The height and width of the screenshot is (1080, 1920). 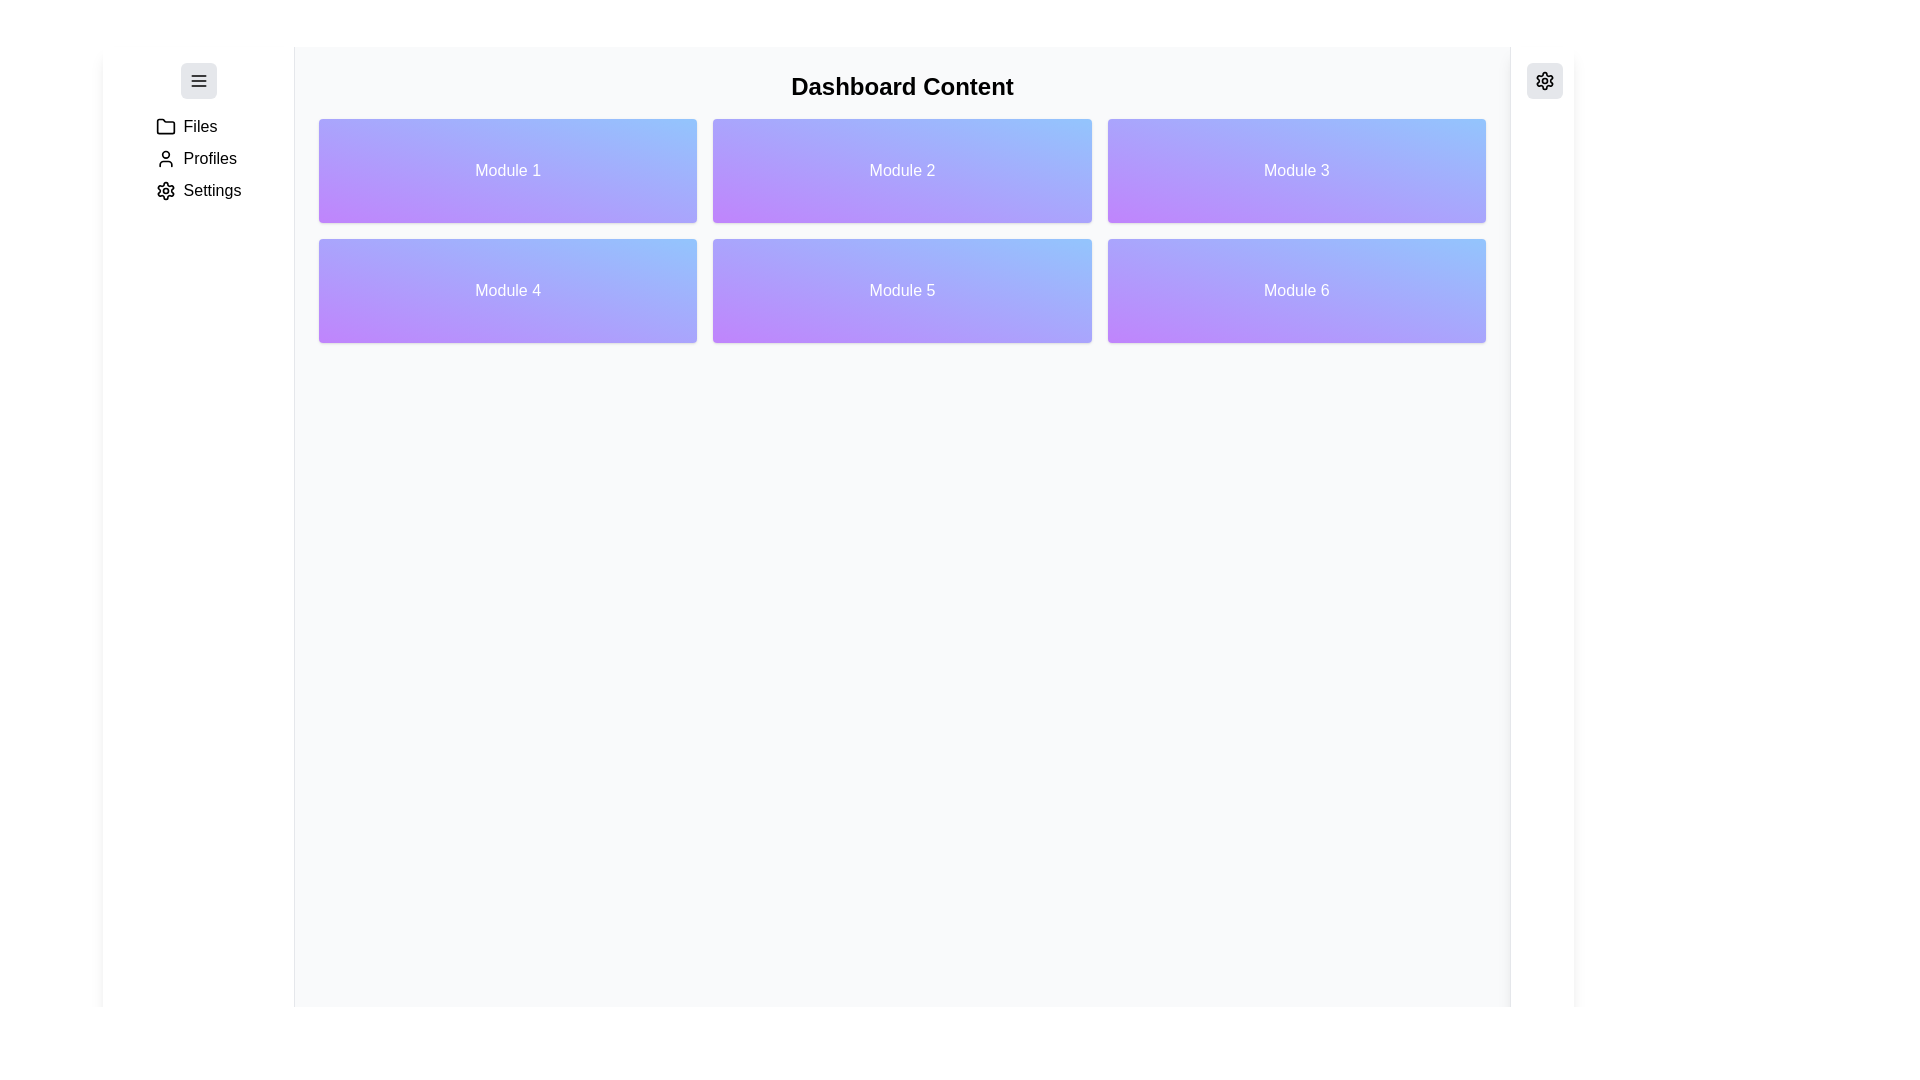 What do you see at coordinates (1544, 80) in the screenshot?
I see `the settings icon, which is a cogwheel shape located in the top-right corner of the interface, specifically the third element in the vertical toolbar` at bounding box center [1544, 80].